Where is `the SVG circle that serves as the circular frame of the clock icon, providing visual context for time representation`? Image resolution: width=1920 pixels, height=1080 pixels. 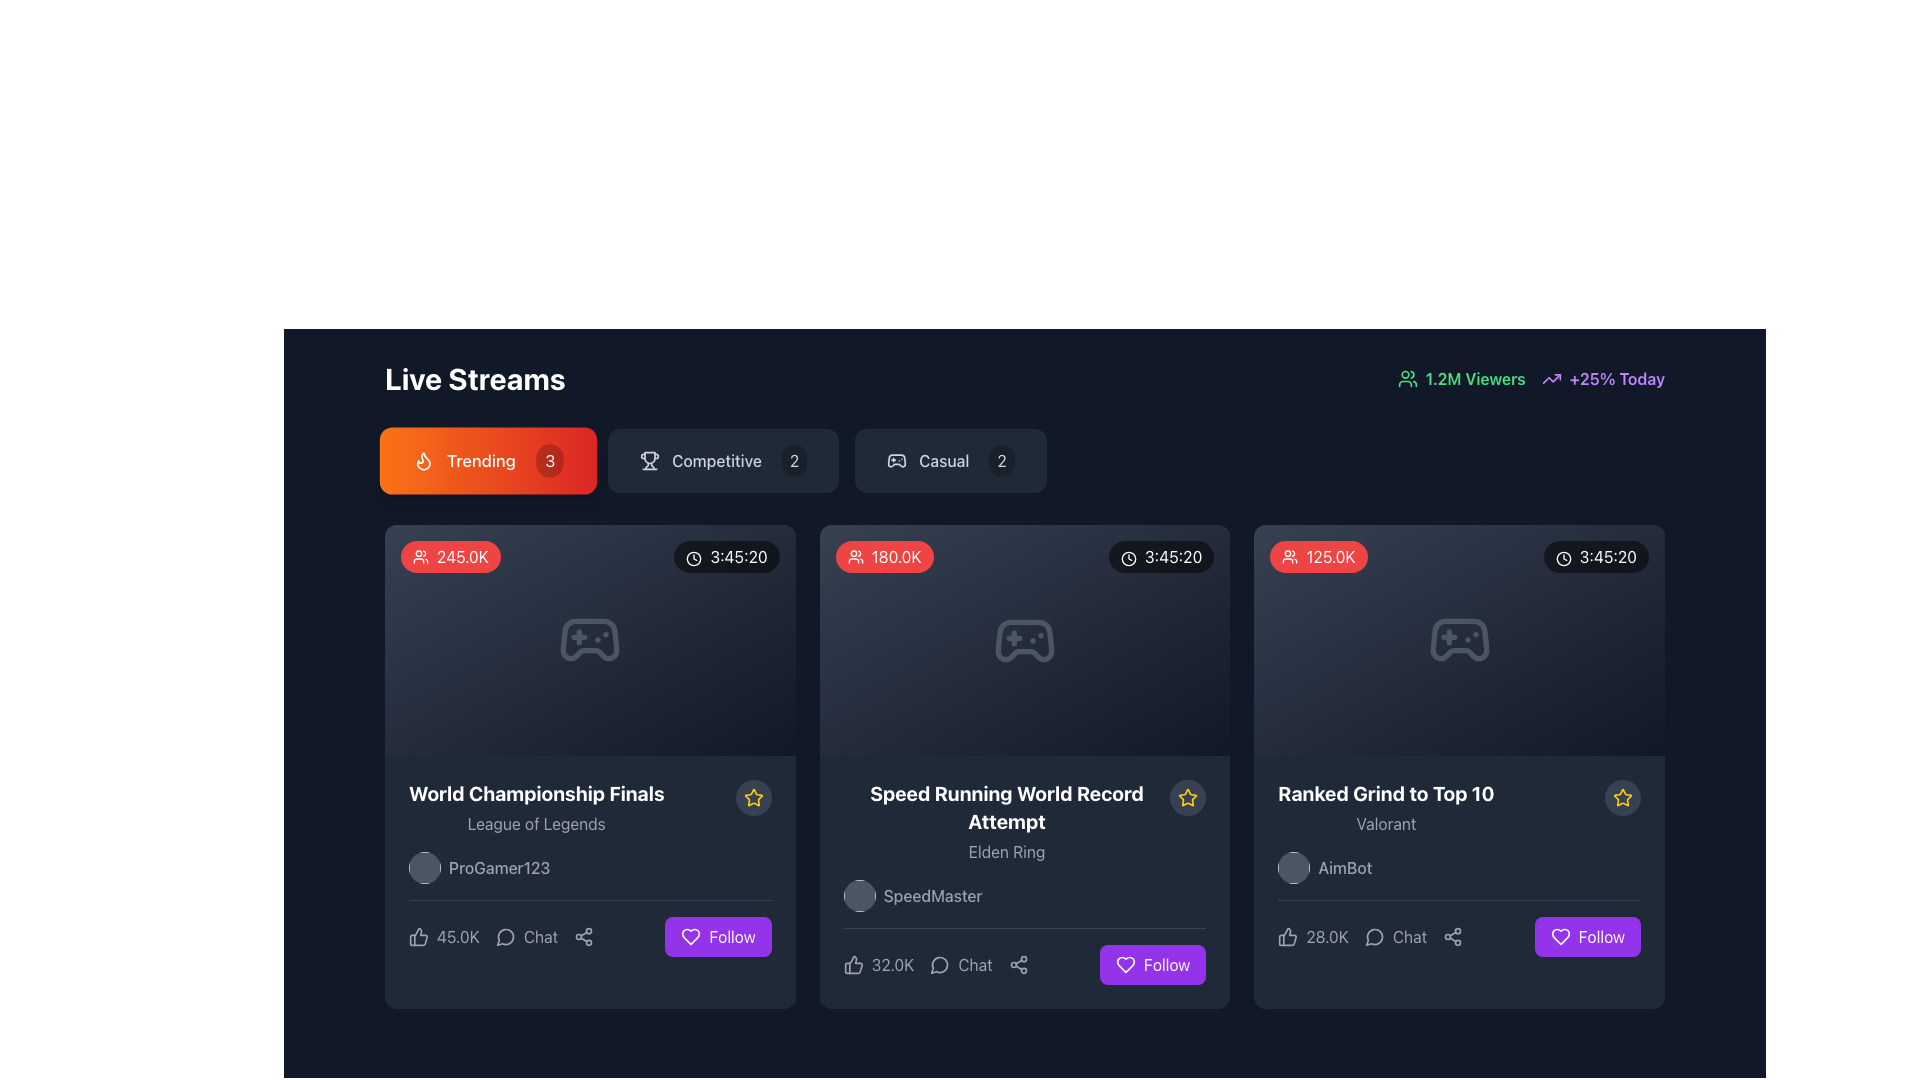
the SVG circle that serves as the circular frame of the clock icon, providing visual context for time representation is located at coordinates (694, 558).